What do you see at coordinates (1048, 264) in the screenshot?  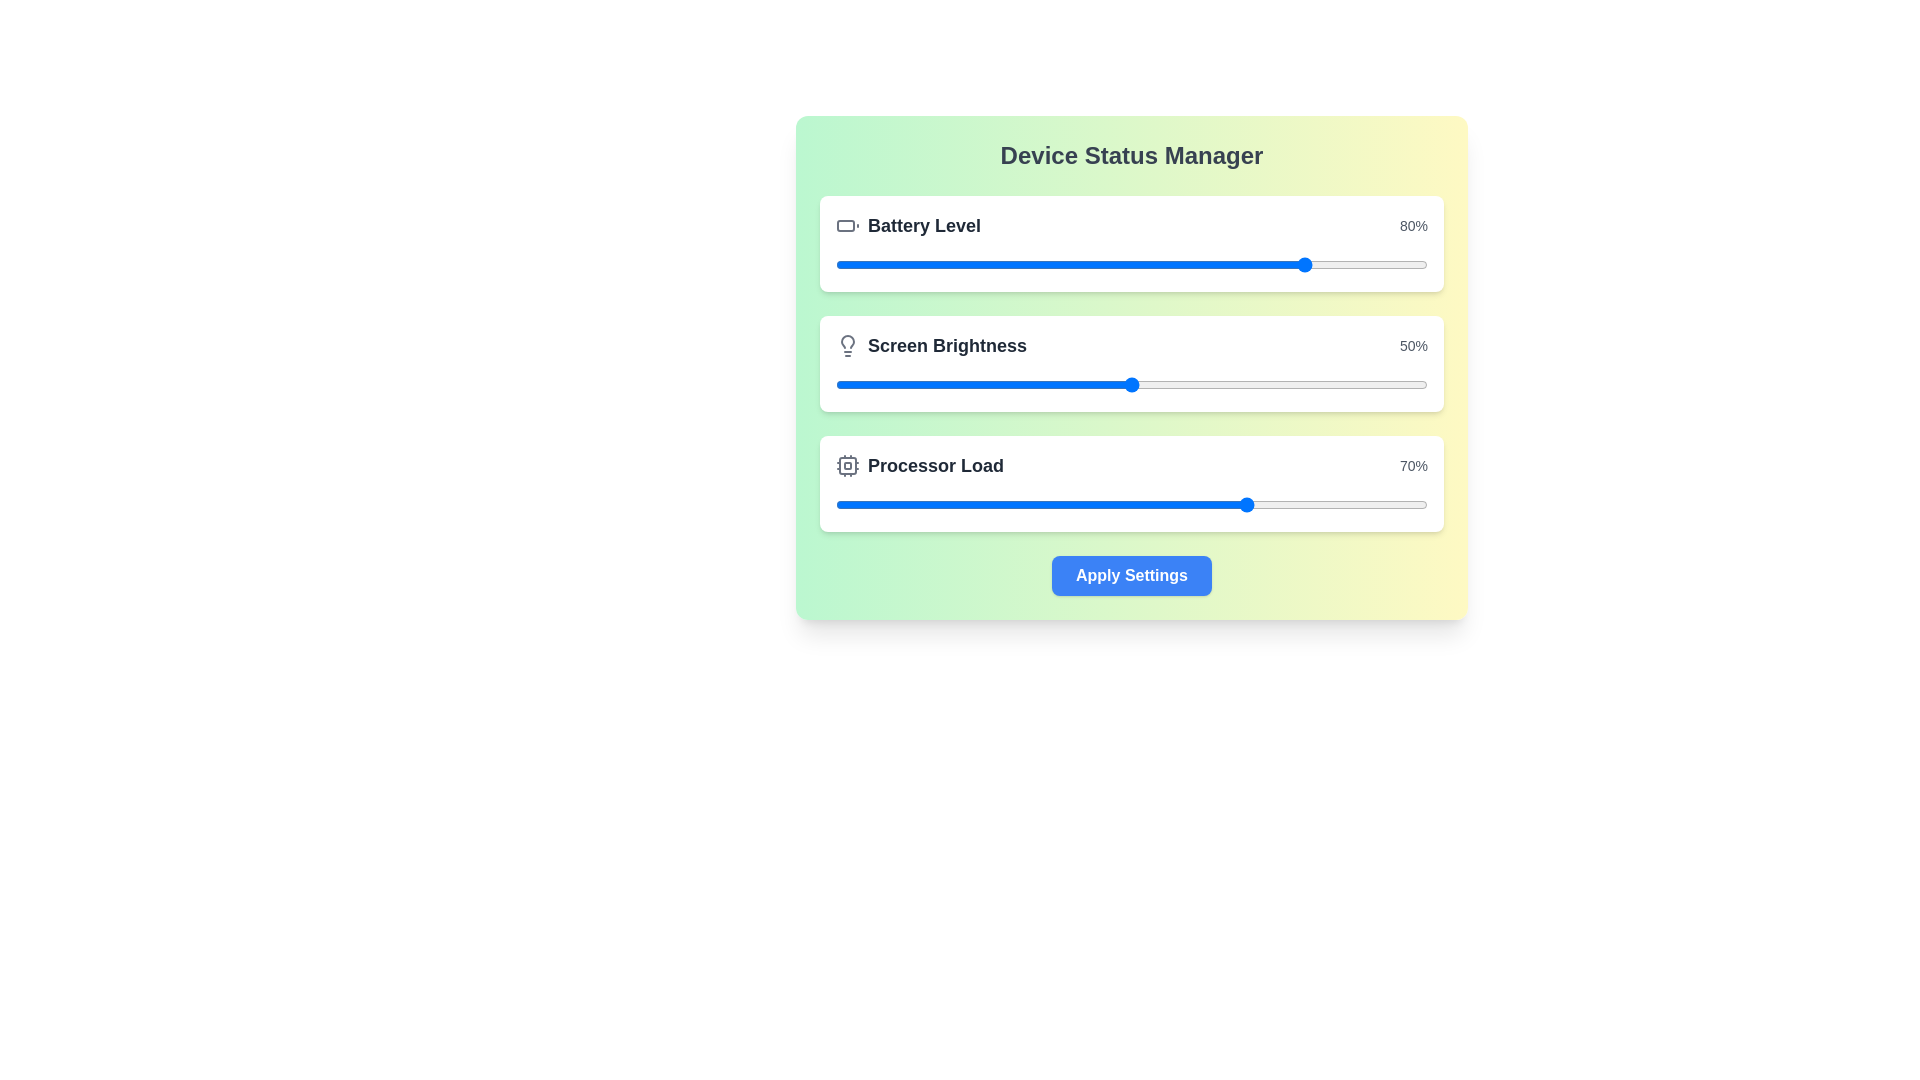 I see `the battery level` at bounding box center [1048, 264].